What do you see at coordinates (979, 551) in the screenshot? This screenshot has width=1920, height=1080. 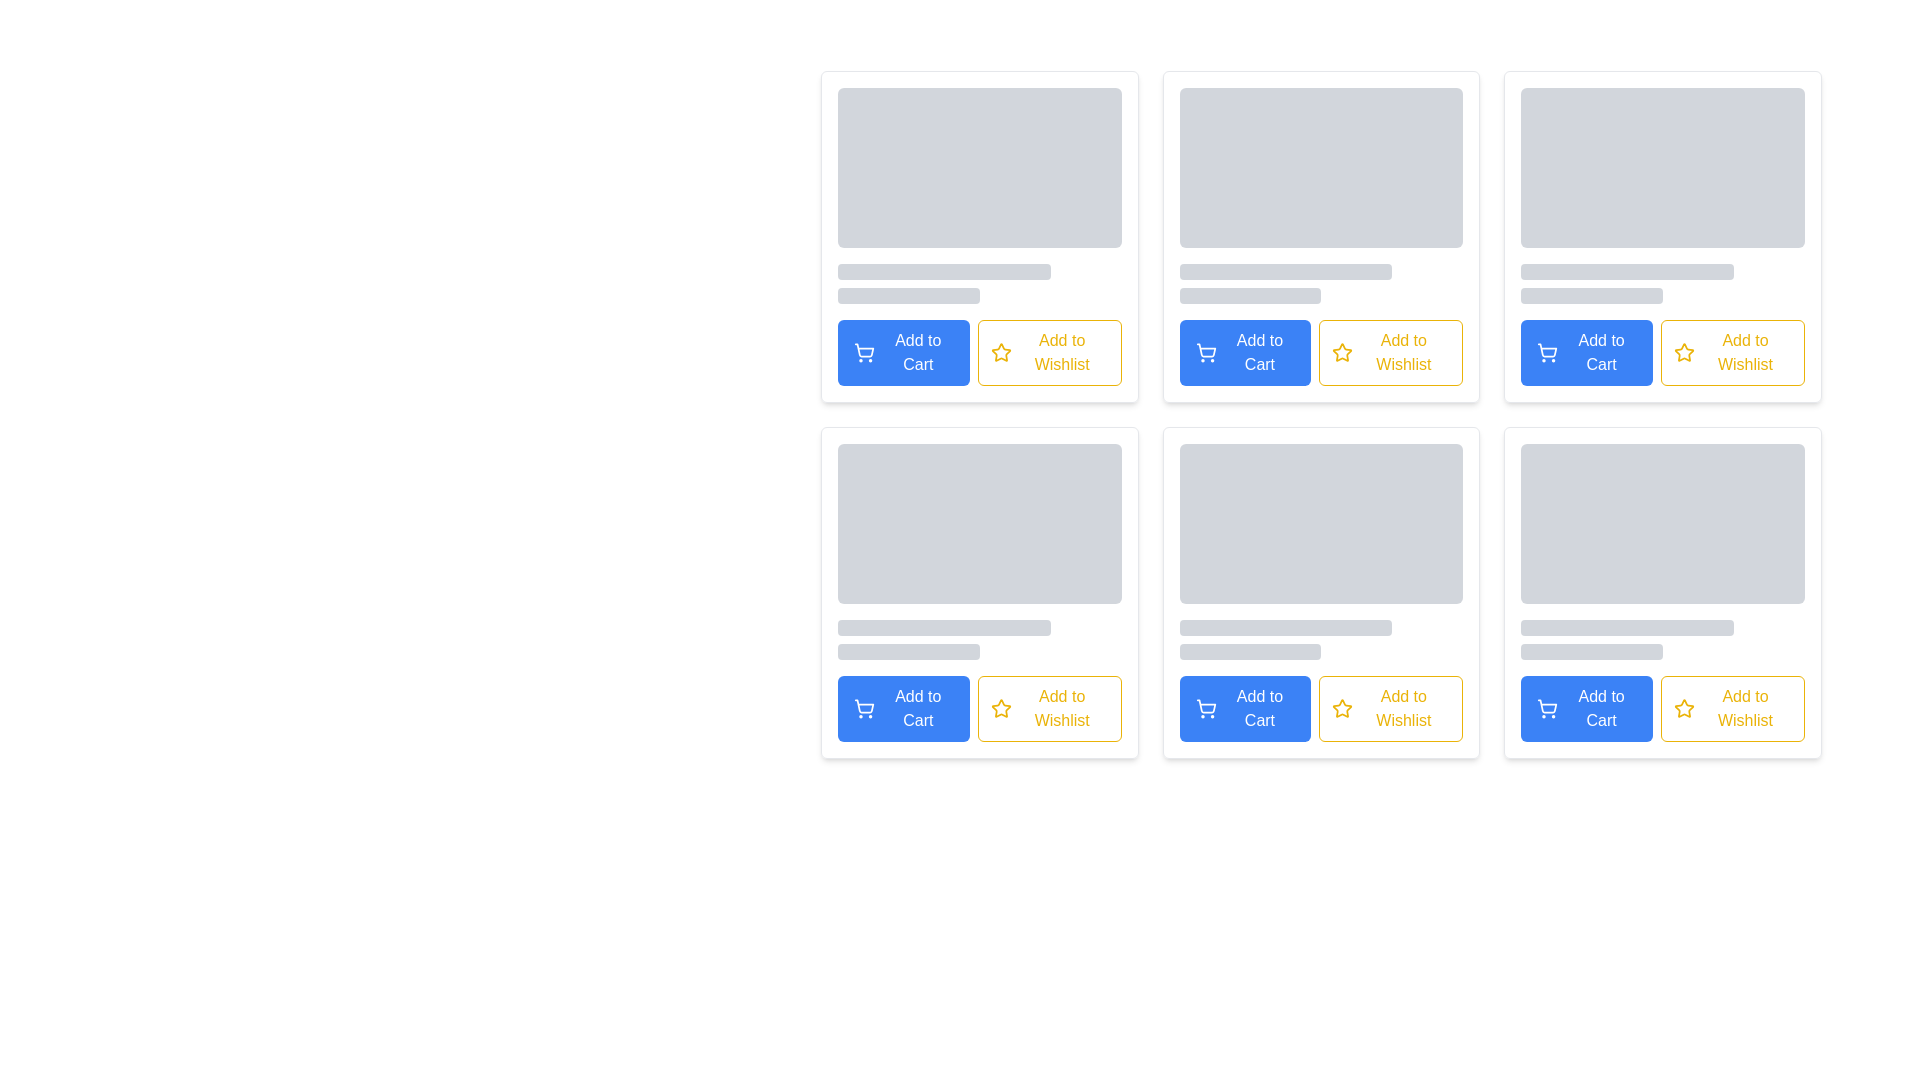 I see `the loading indicator located at the top of the card in the second row, first column of the grid structure, which serves as a placeholder for loading content` at bounding box center [979, 551].